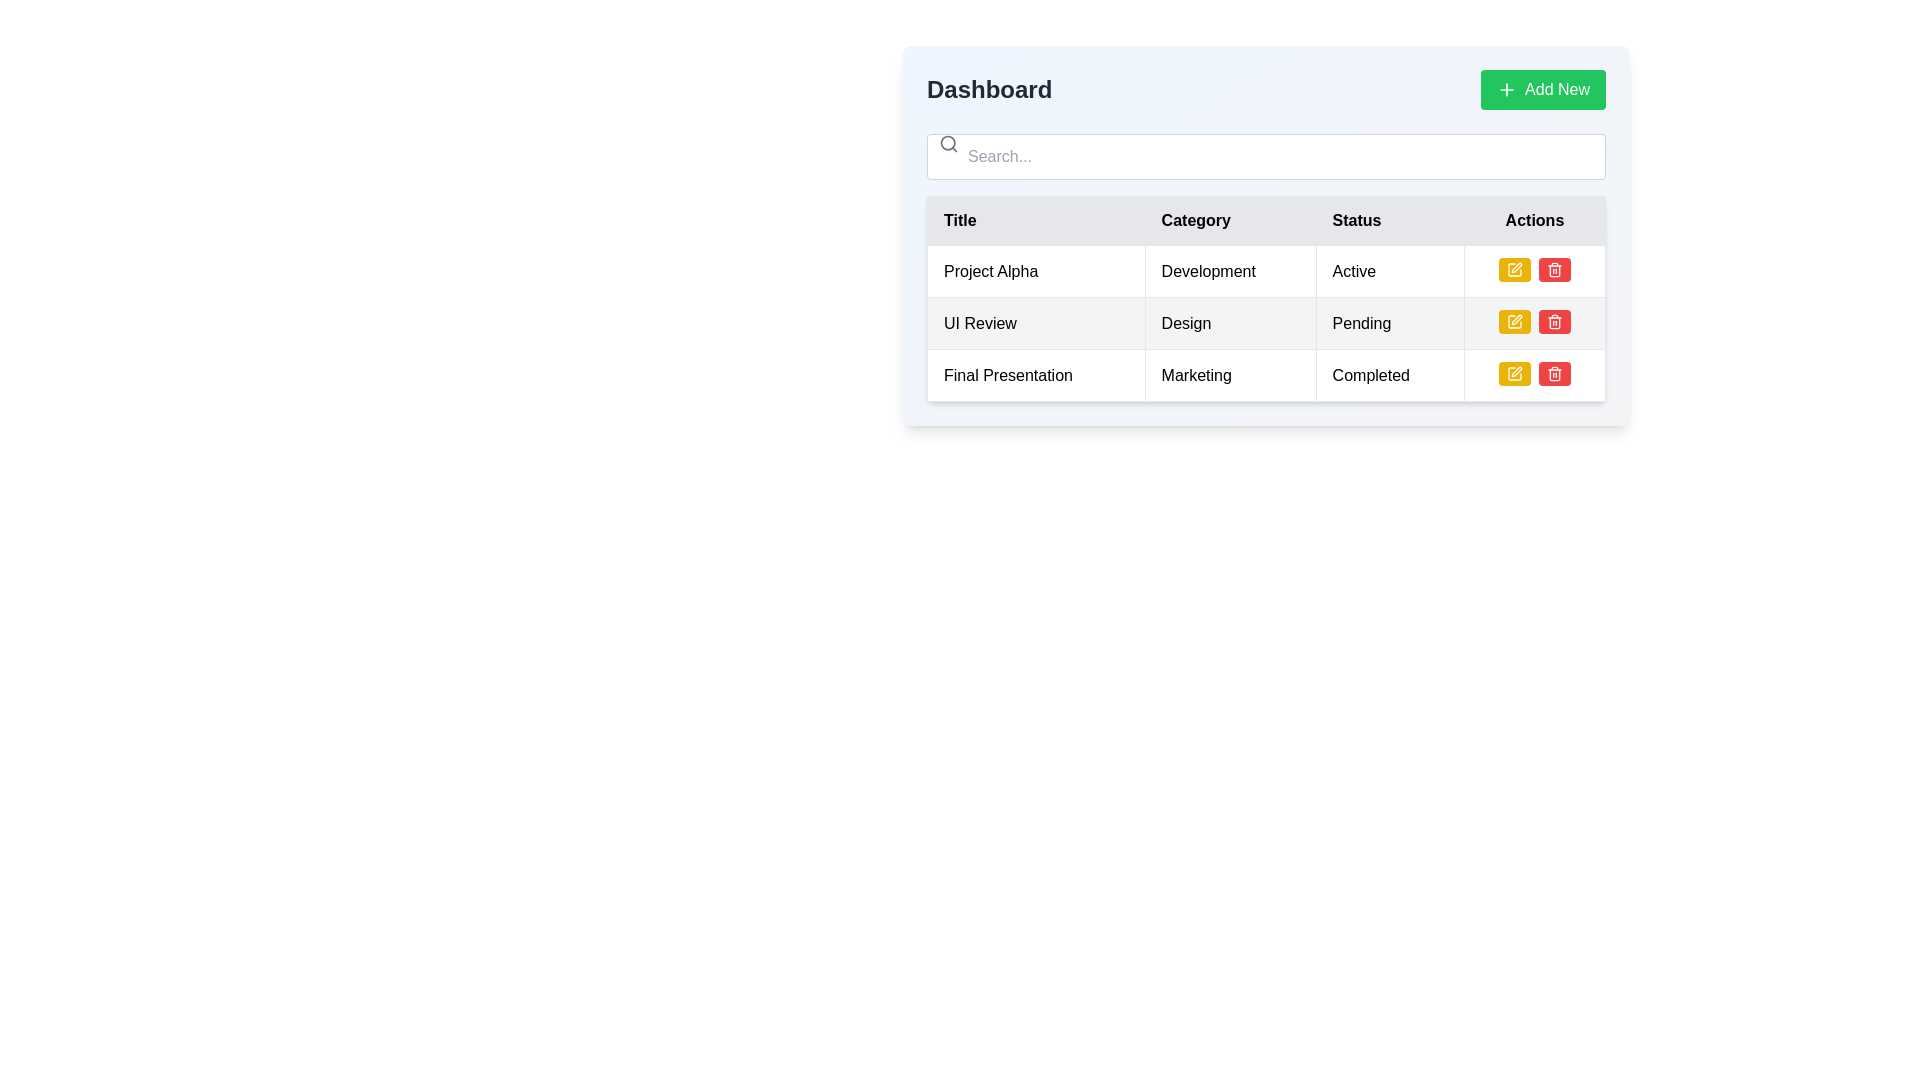 The width and height of the screenshot is (1920, 1080). Describe the element at coordinates (1516, 266) in the screenshot. I see `the 'edit' icon located in the last column of the second row in the 'Actions' table` at that location.